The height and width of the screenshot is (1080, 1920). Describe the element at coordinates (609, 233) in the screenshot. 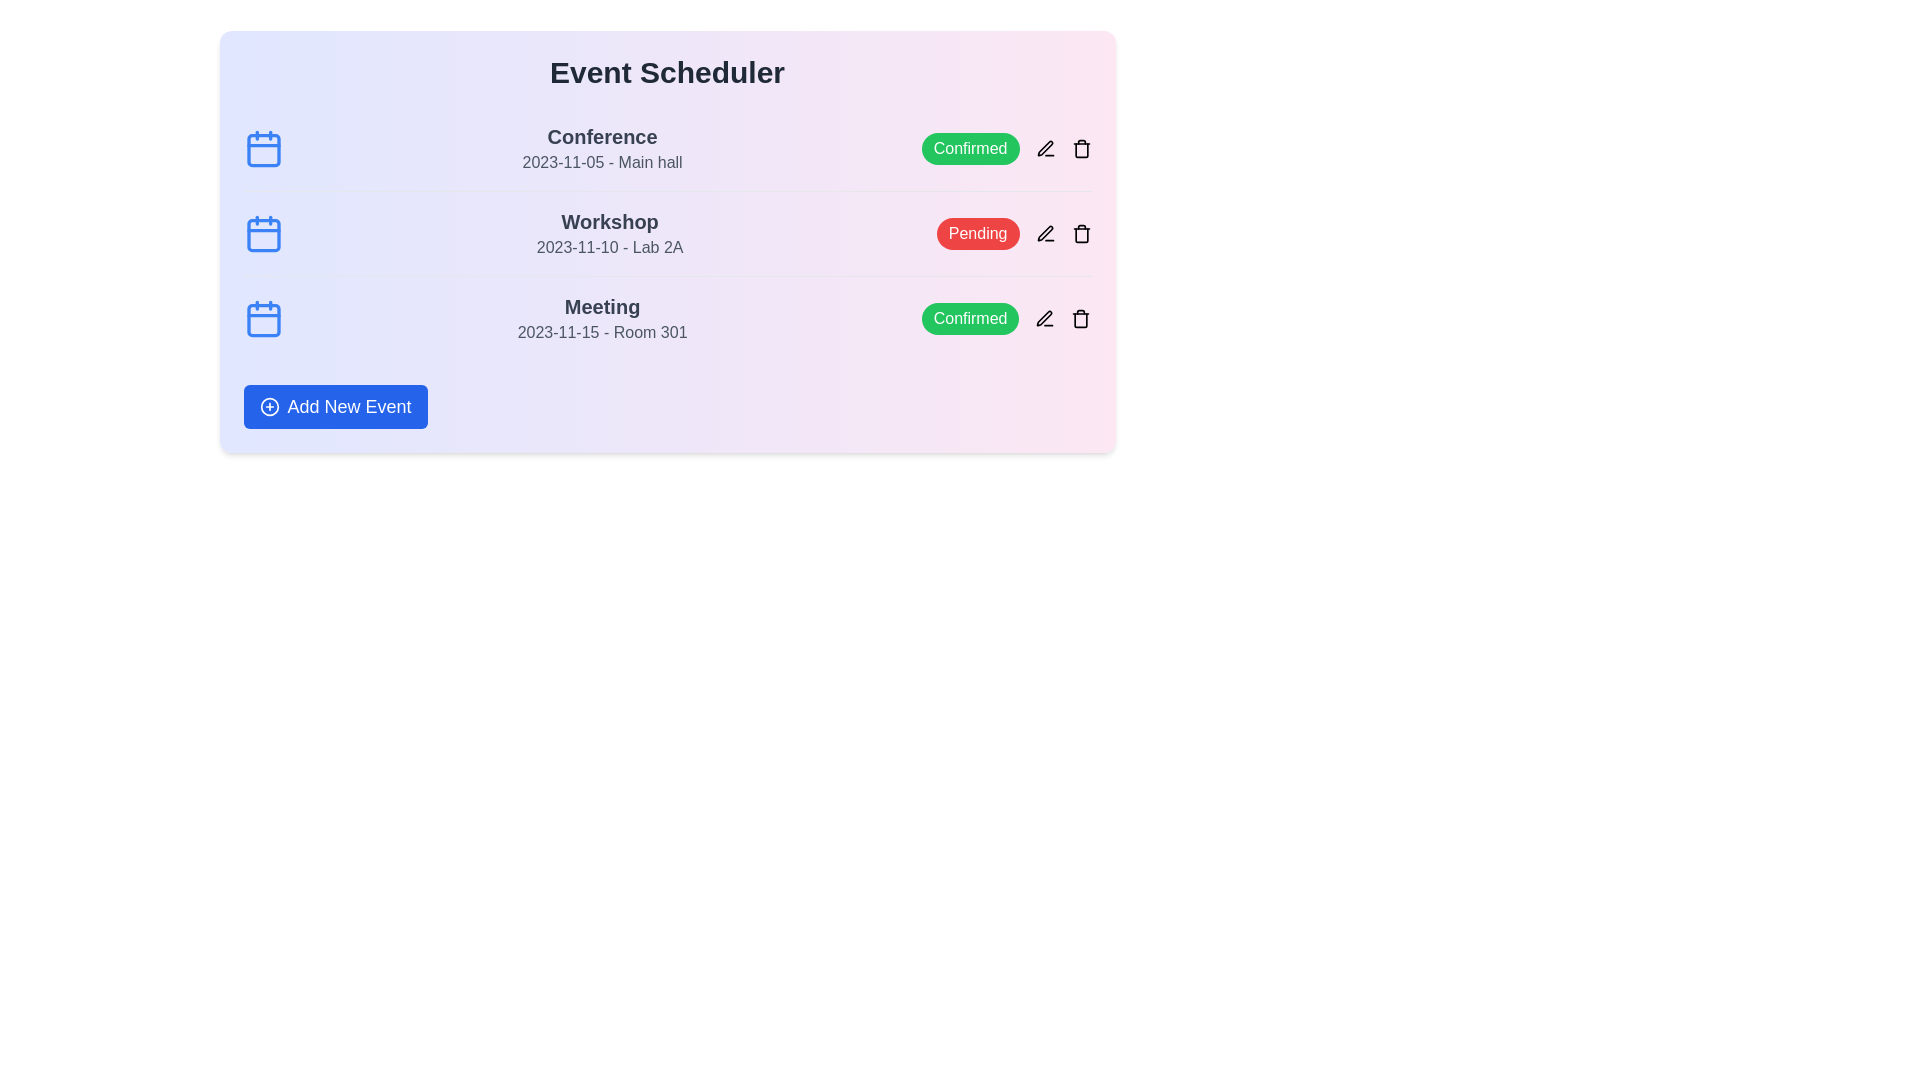

I see `the text block displaying information about the workshop happening on November 10, 2023, in 'Lab 2A', located in the middle section of the event list within the 'Event Scheduler' panel` at that location.